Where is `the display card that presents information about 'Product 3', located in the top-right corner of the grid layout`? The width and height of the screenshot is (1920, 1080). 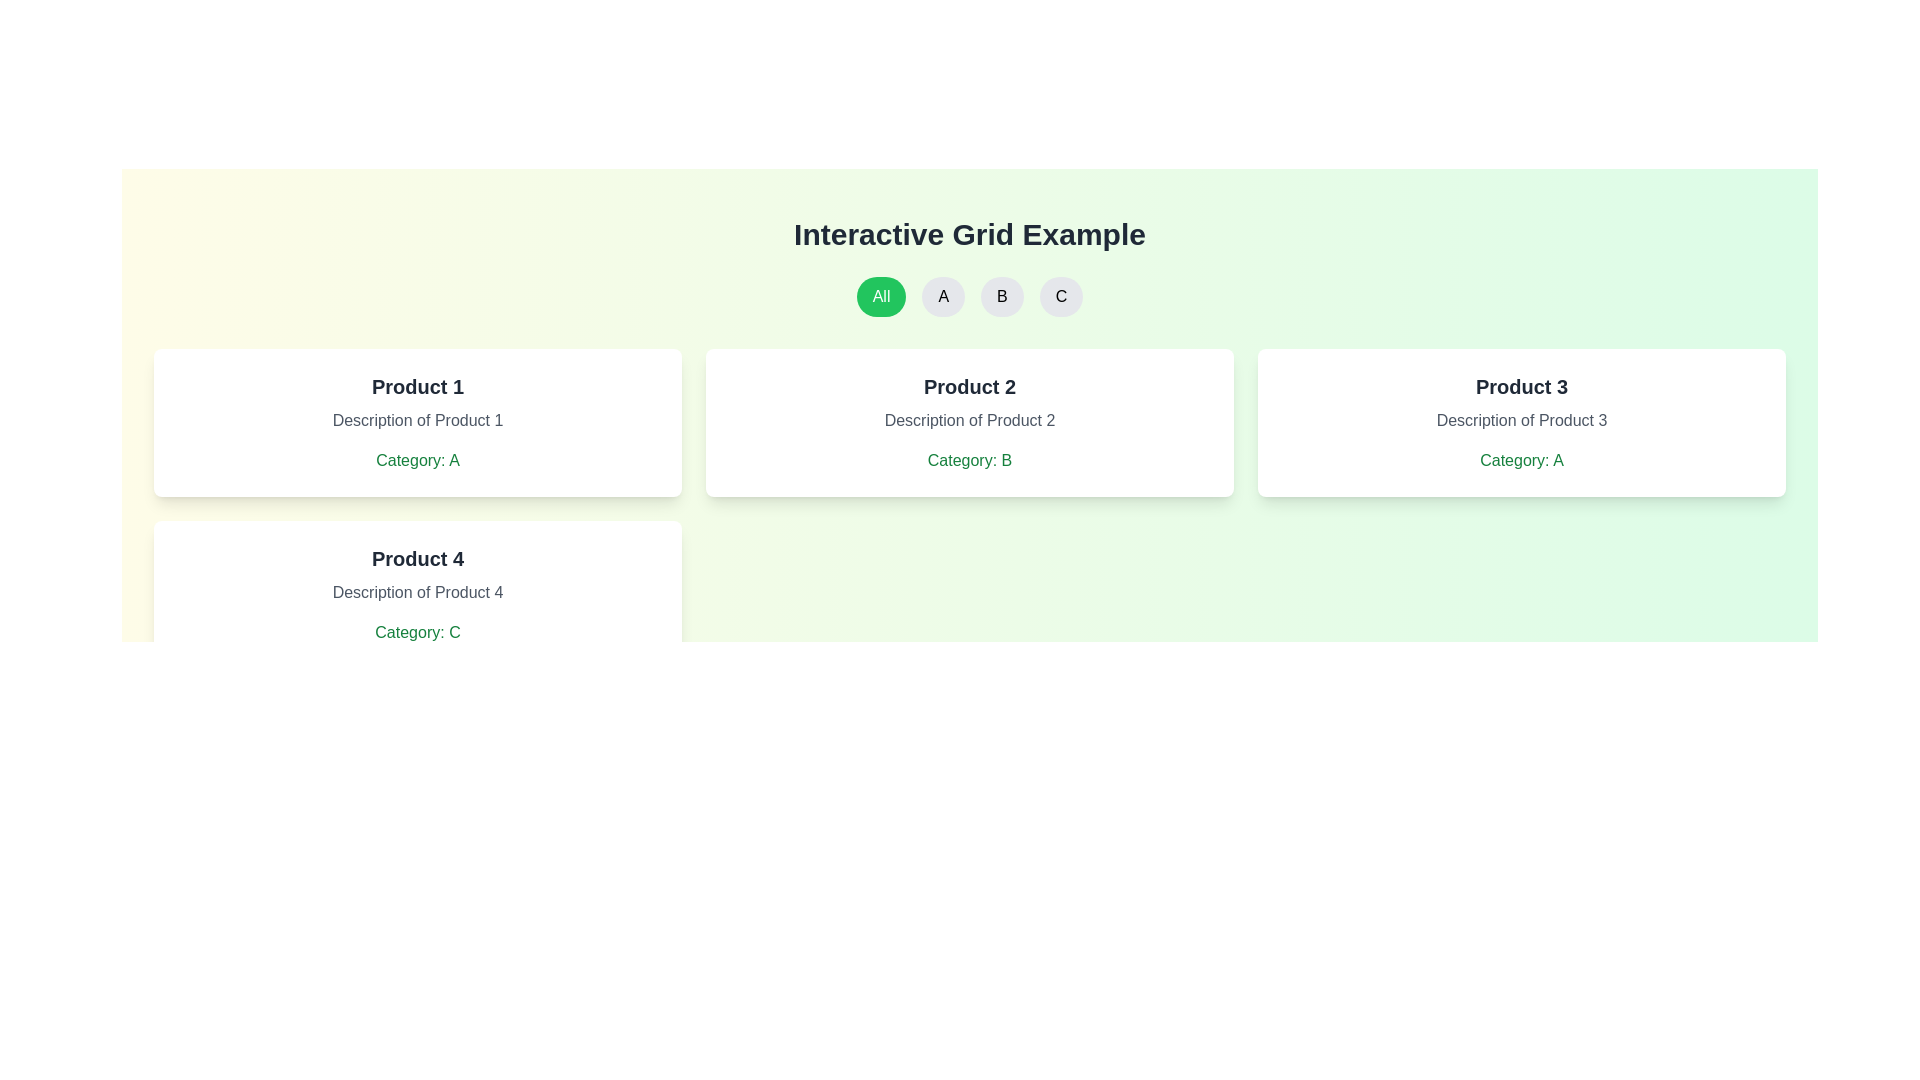 the display card that presents information about 'Product 3', located in the top-right corner of the grid layout is located at coordinates (1520, 422).